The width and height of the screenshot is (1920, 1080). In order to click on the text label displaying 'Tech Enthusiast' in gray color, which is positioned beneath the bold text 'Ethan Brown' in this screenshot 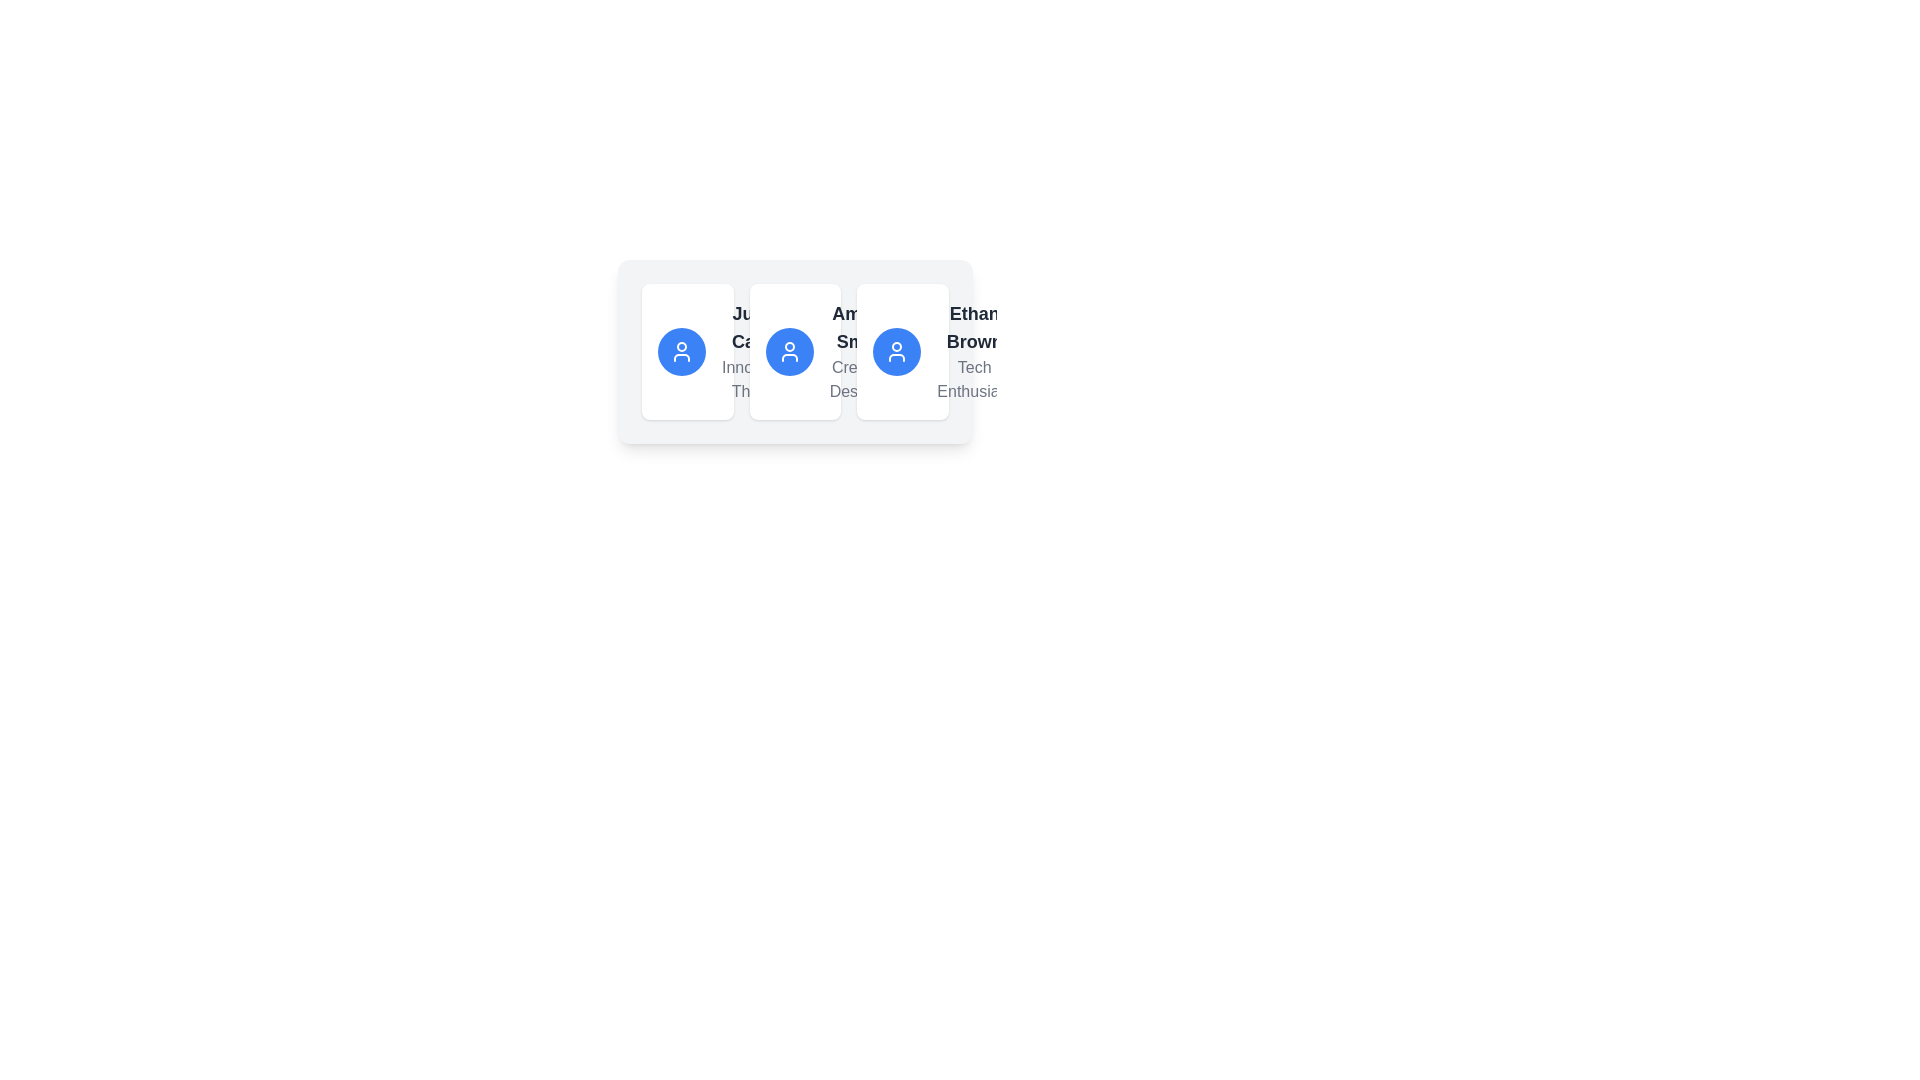, I will do `click(974, 380)`.